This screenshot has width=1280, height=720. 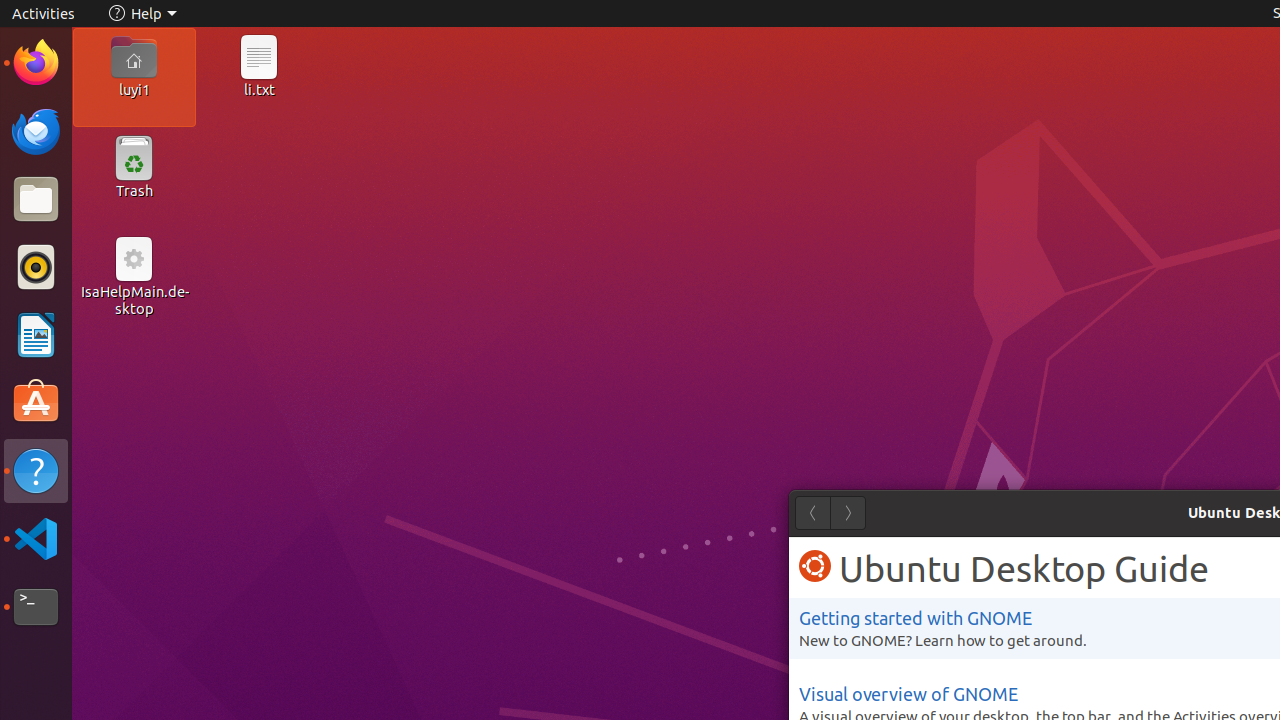 I want to click on 'luyi1', so click(x=132, y=88).